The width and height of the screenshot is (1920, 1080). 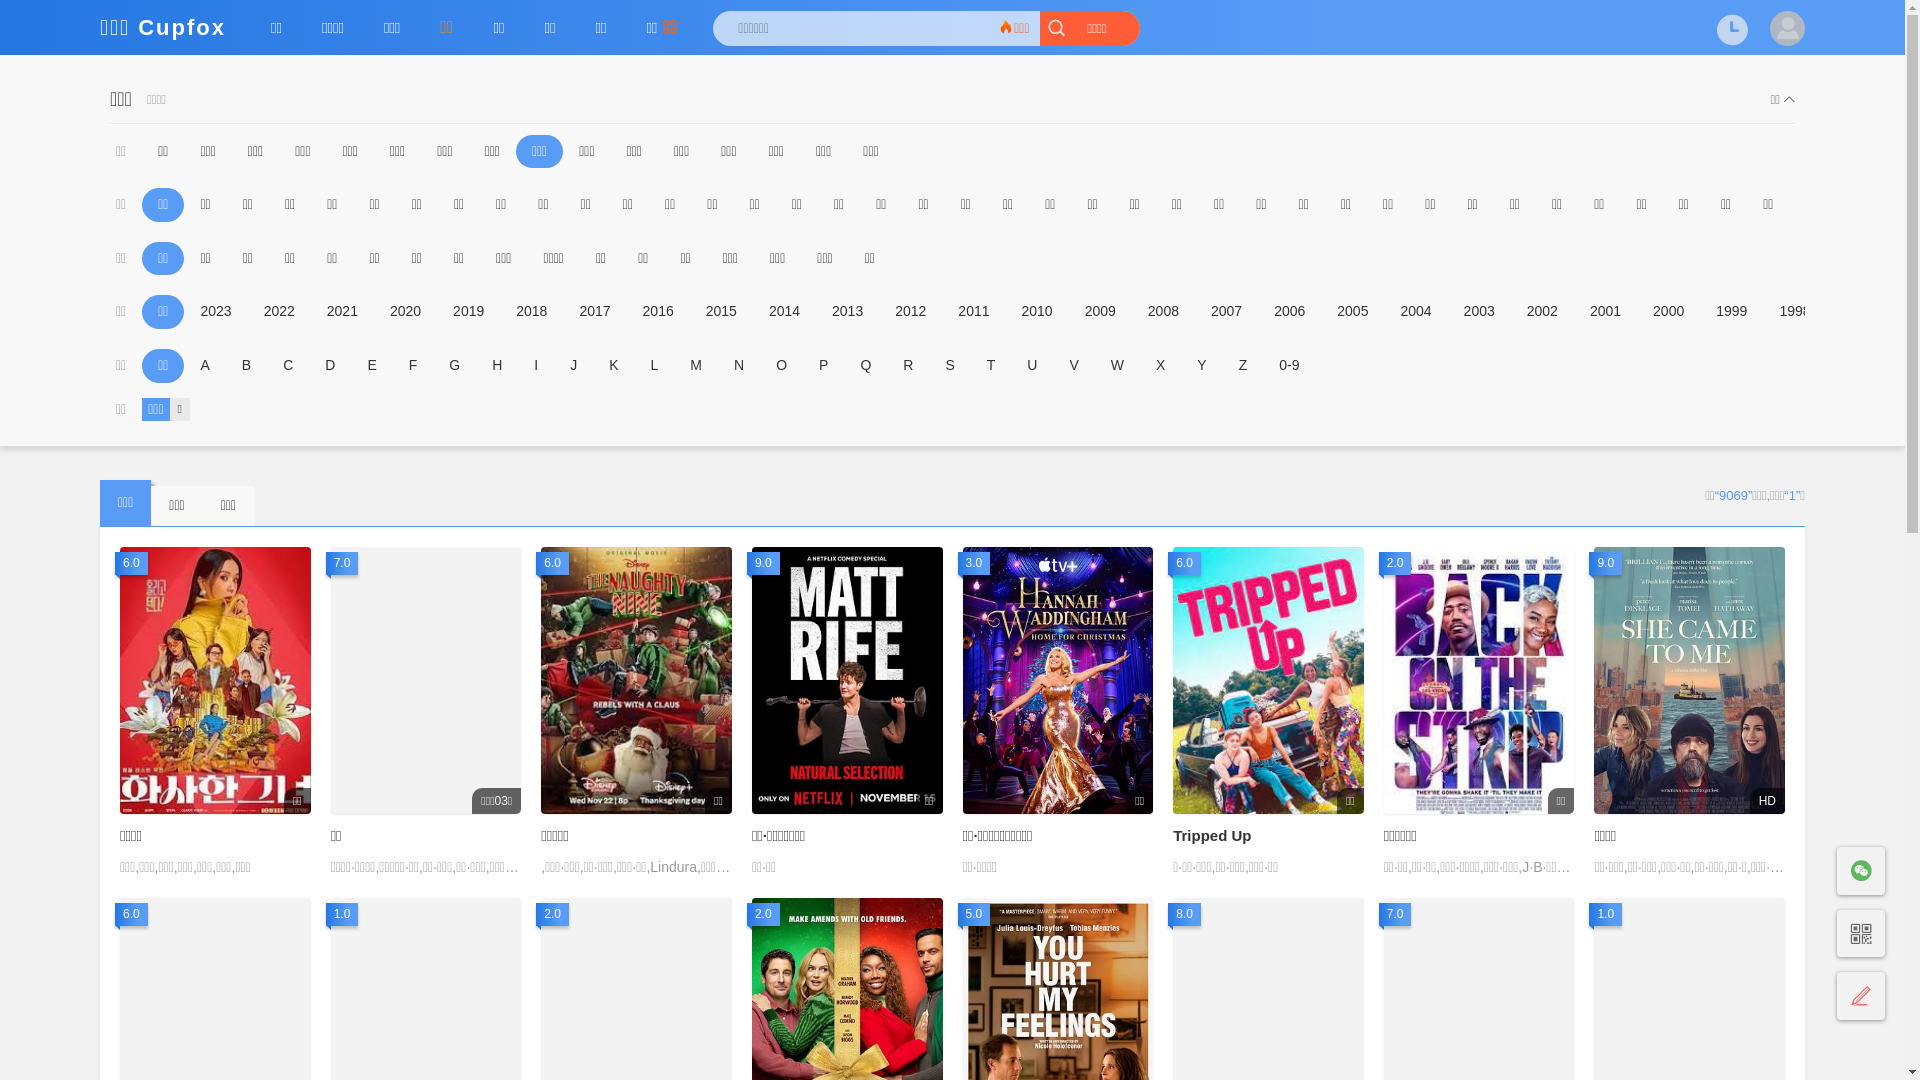 I want to click on '2019', so click(x=467, y=312).